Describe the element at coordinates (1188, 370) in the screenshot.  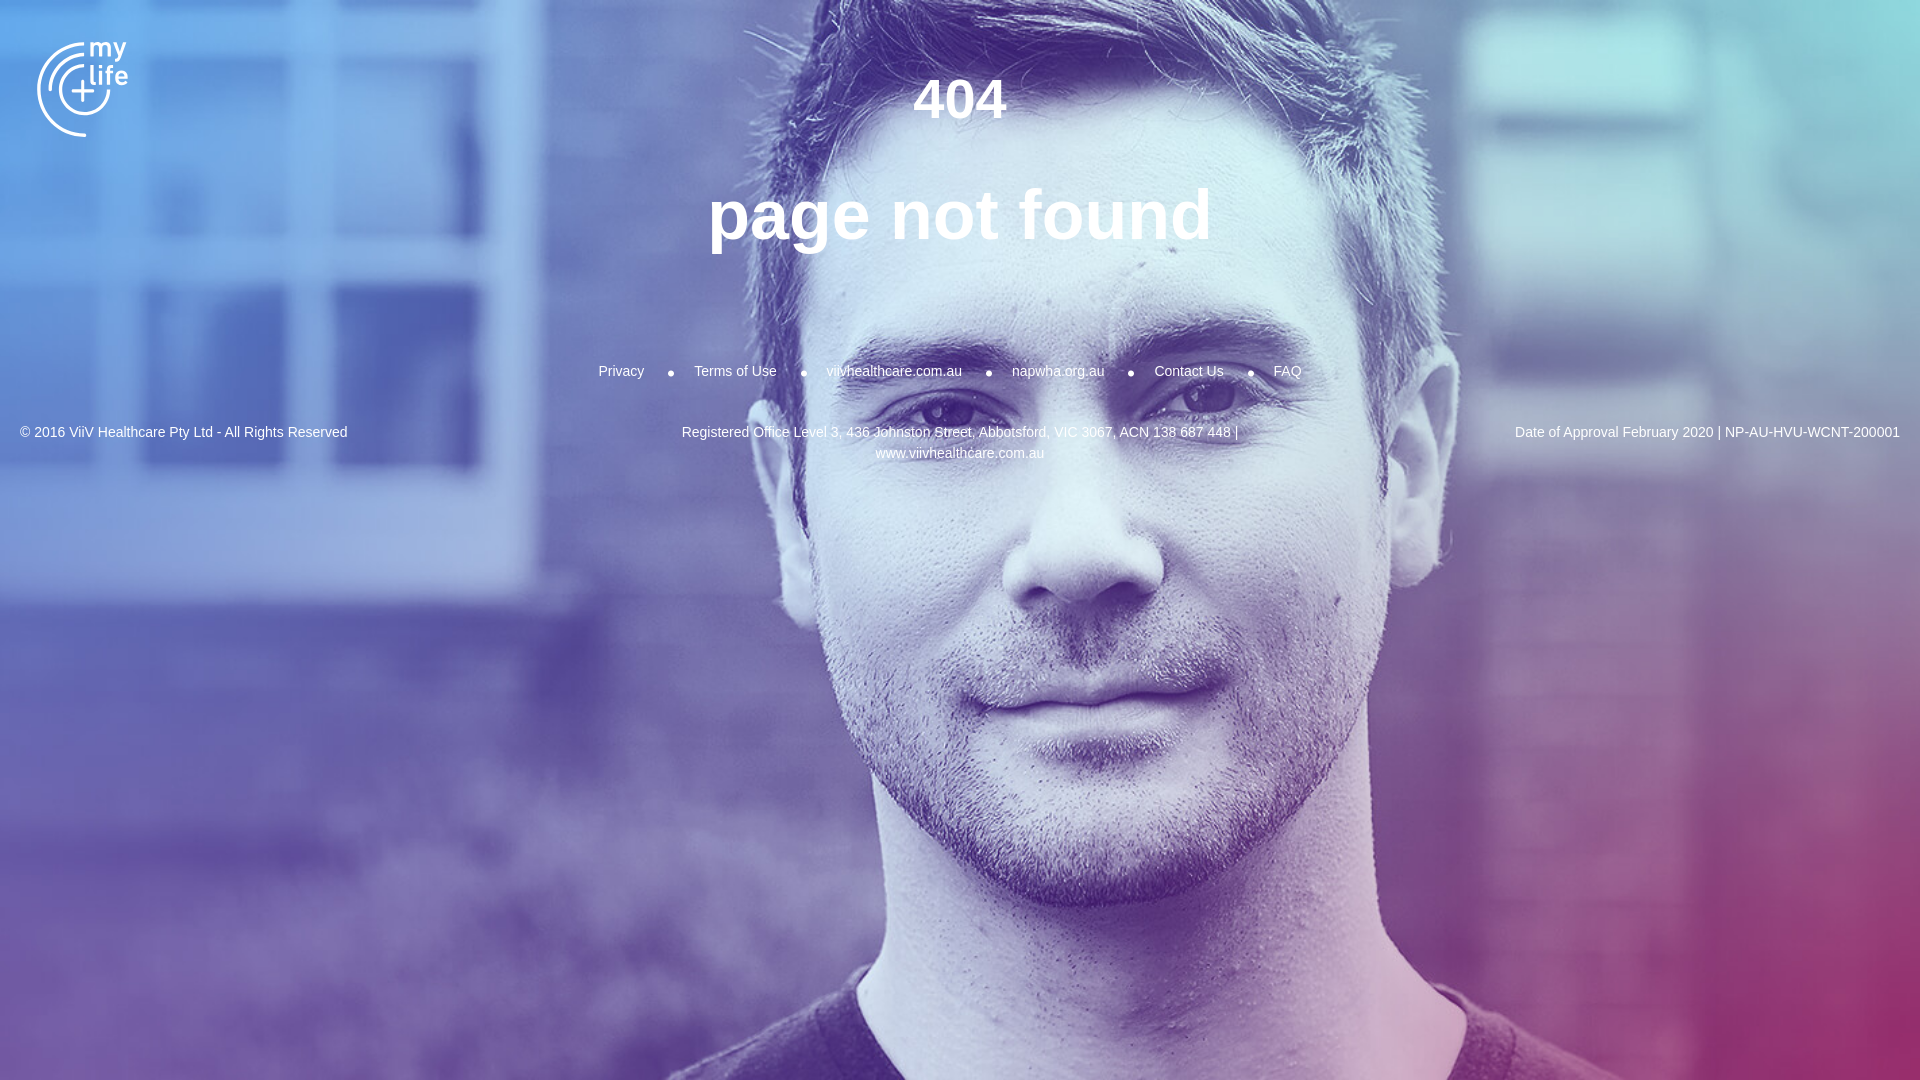
I see `'Contact Us'` at that location.